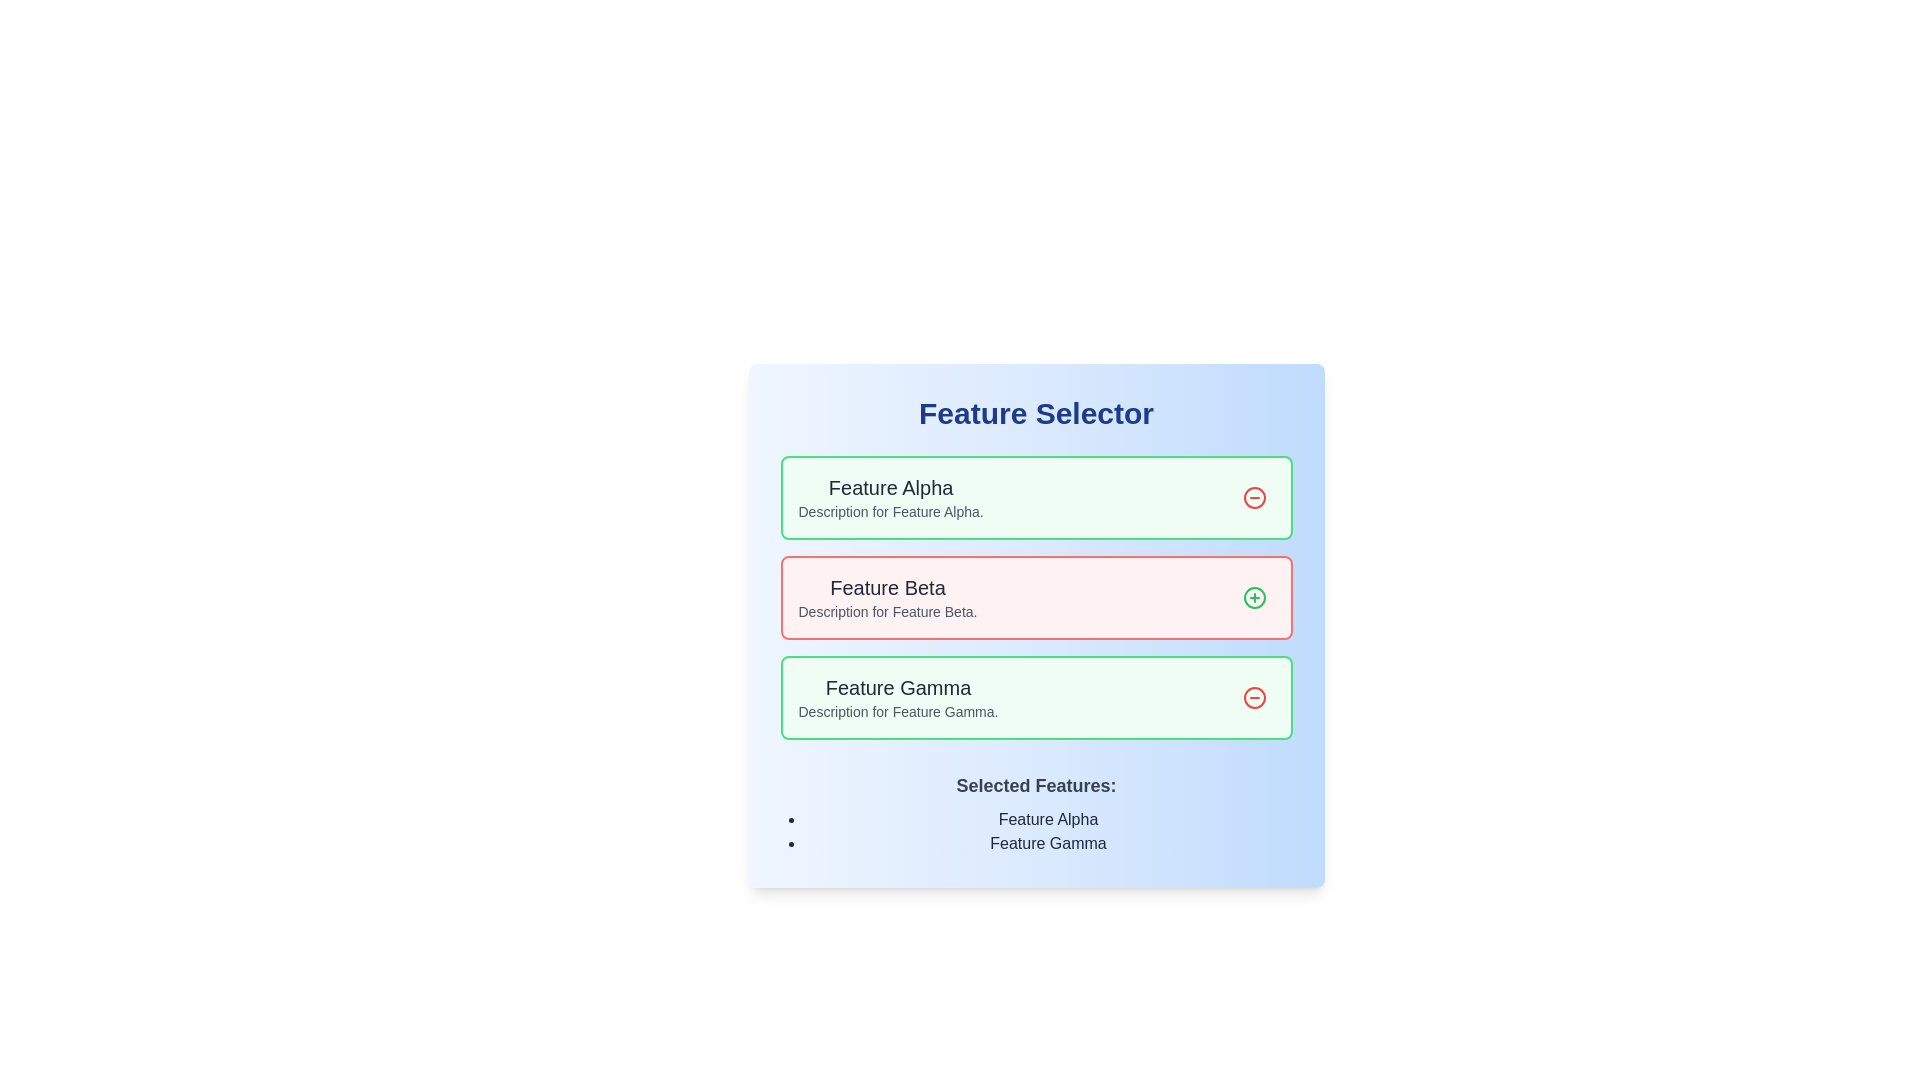  Describe the element at coordinates (887, 586) in the screenshot. I see `the text label displaying 'Feature Beta', which is styled with a gray font and is positioned centrally within the 'Feature Beta' section of the feature list` at that location.